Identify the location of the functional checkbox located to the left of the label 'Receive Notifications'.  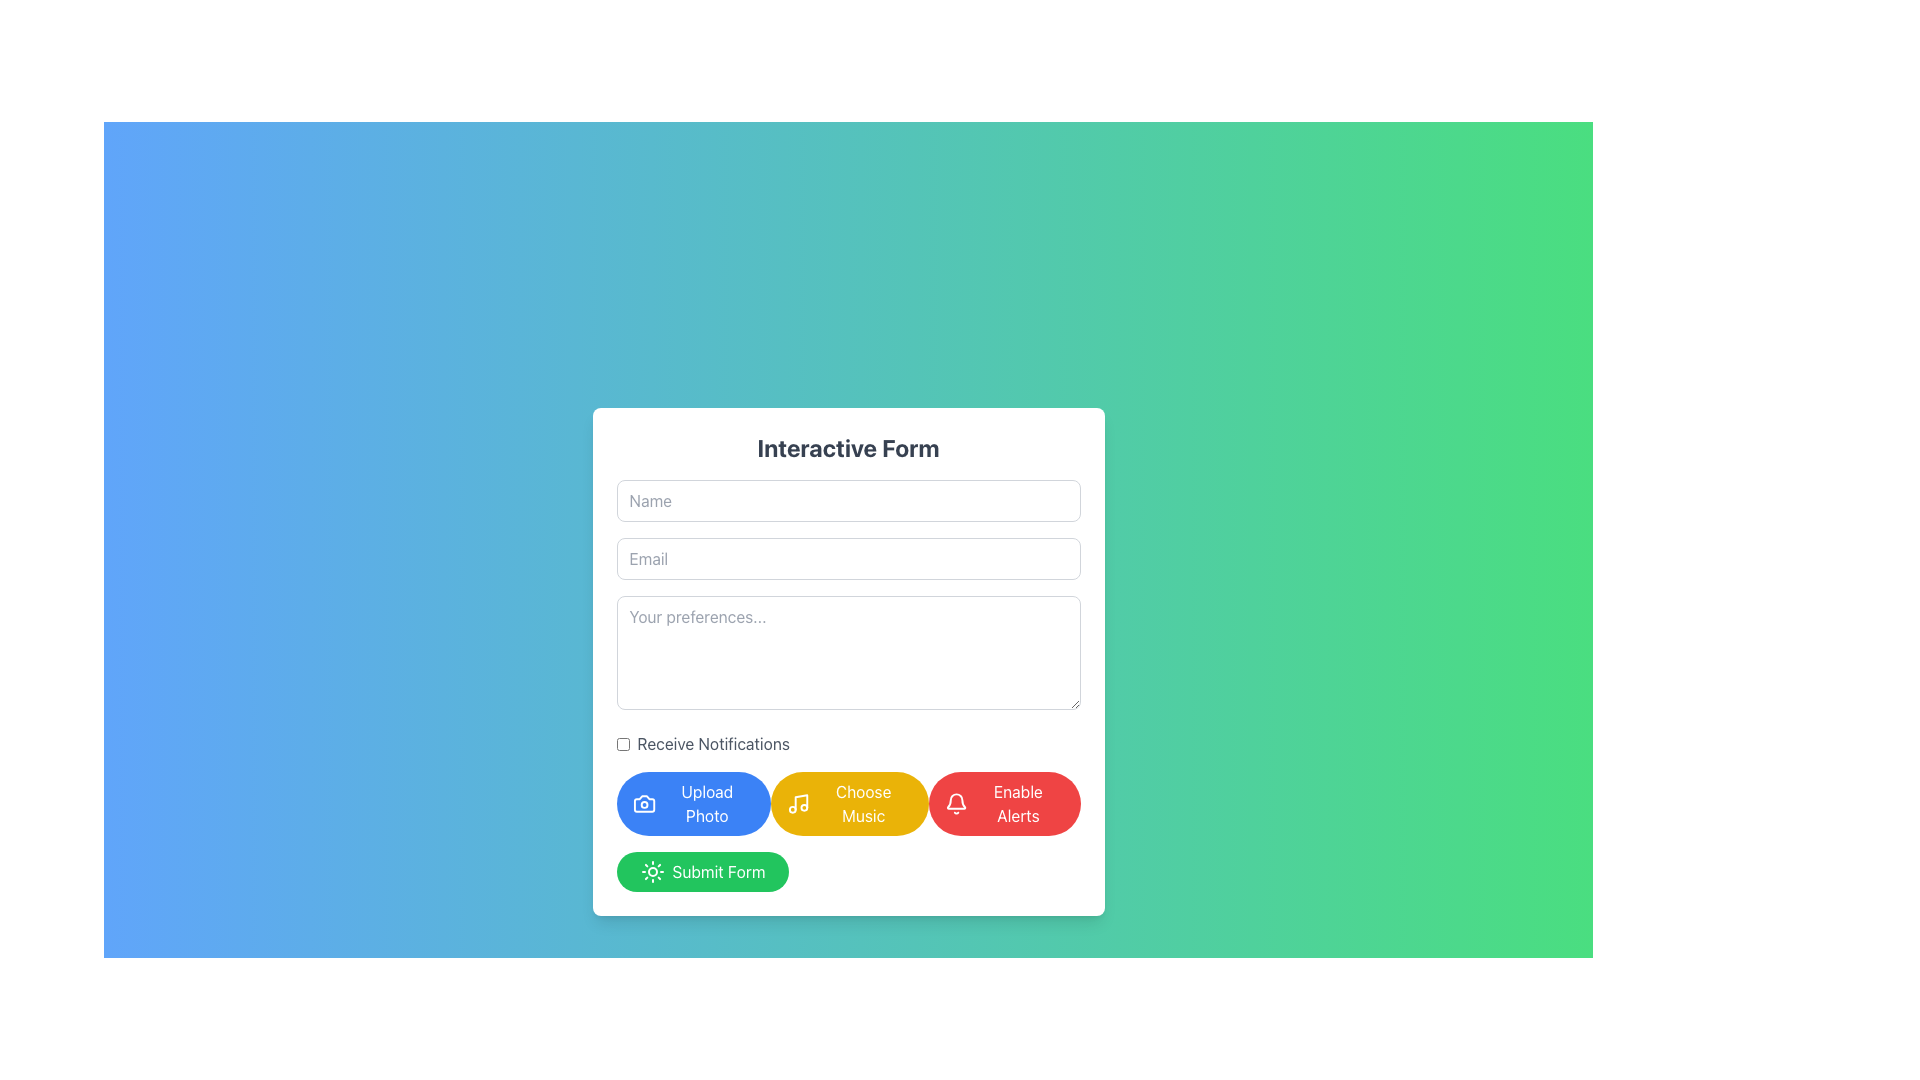
(622, 744).